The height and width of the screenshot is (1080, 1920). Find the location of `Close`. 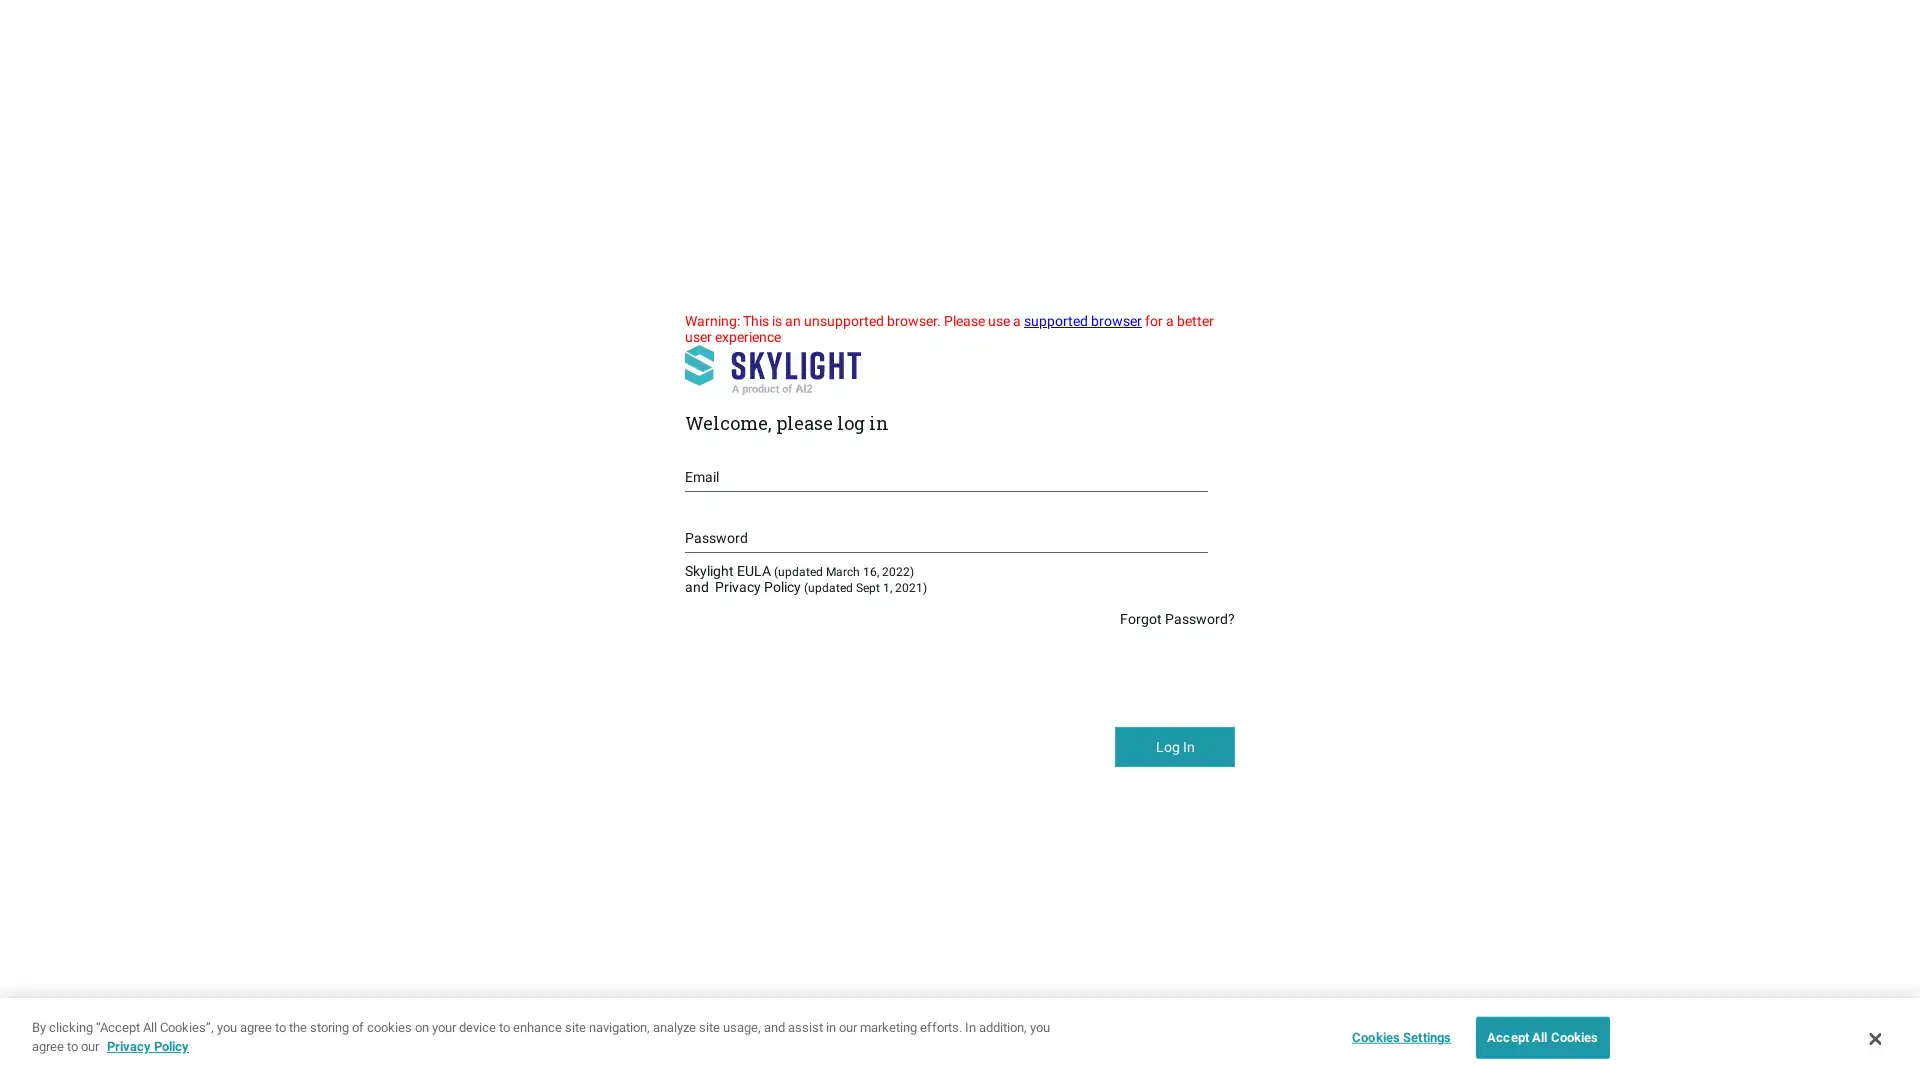

Close is located at coordinates (1873, 1036).